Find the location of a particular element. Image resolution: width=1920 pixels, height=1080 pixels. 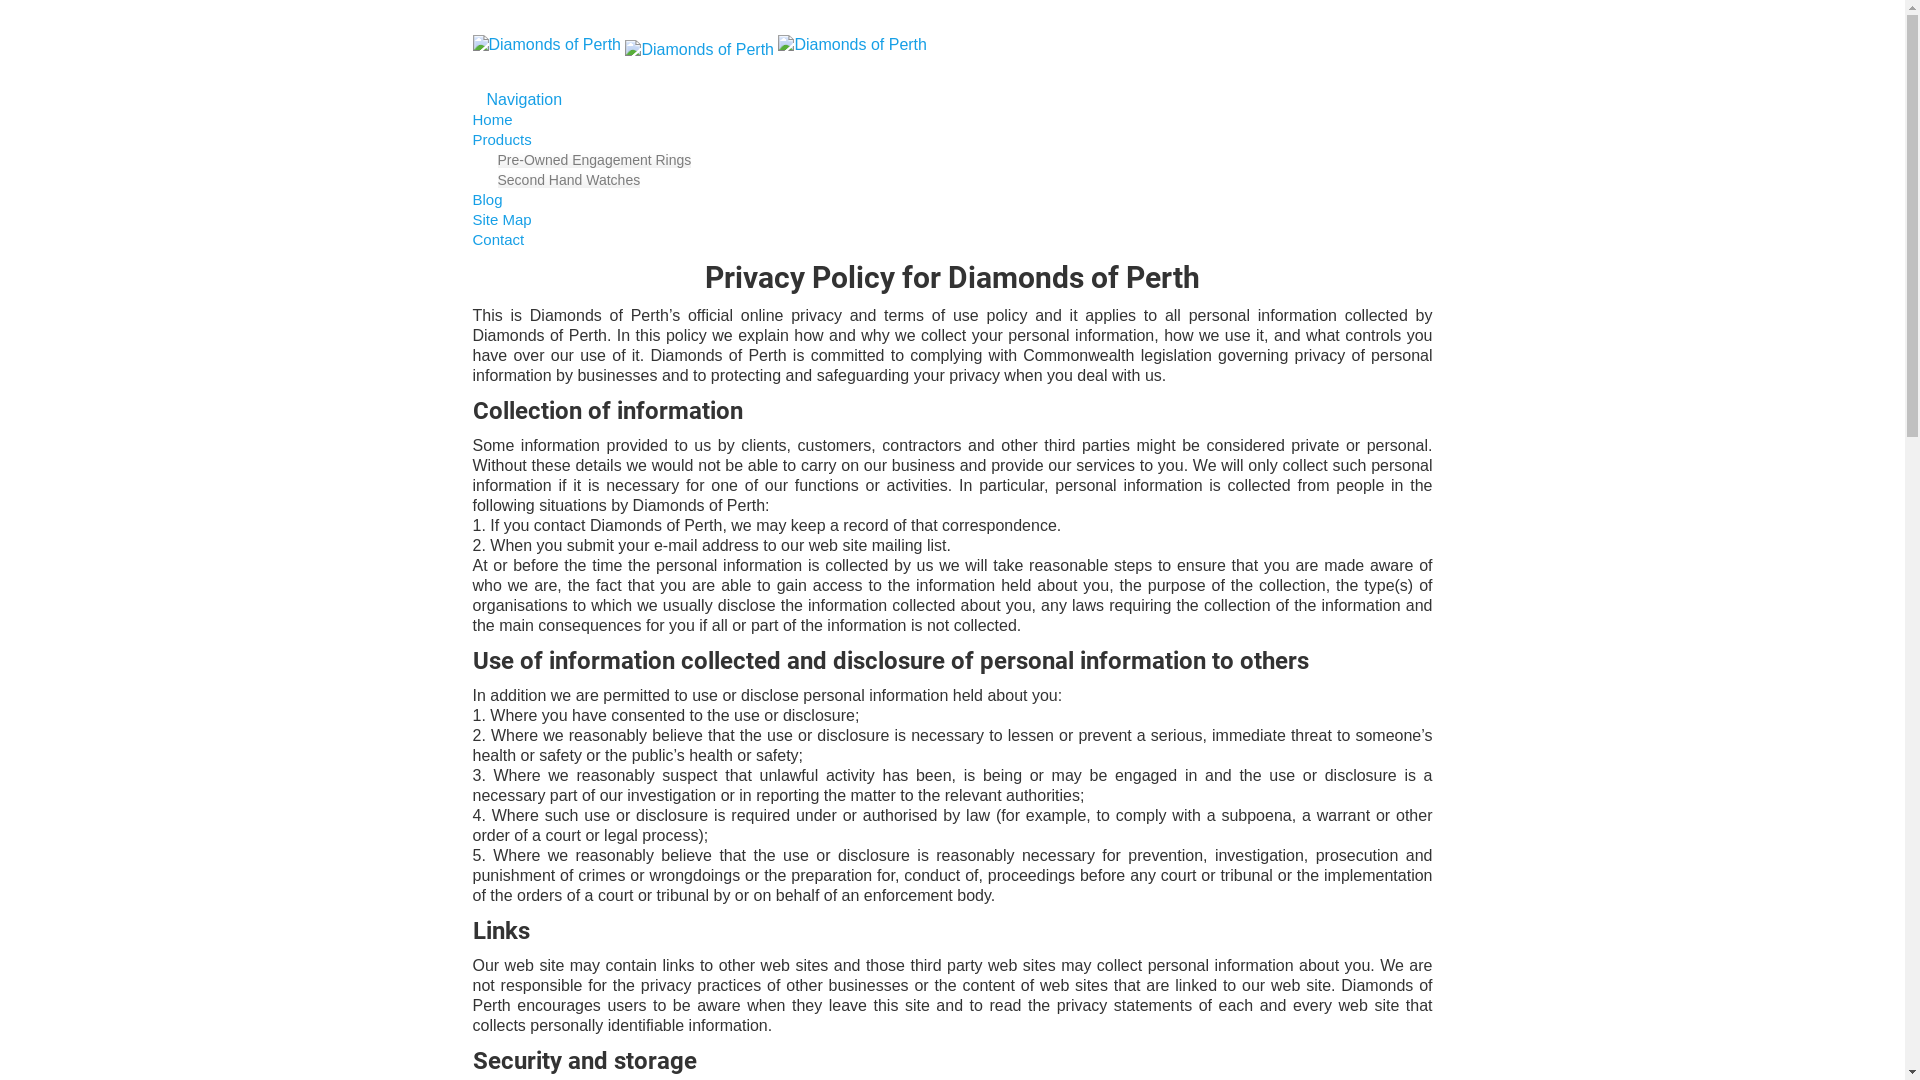

'Products' is located at coordinates (508, 138).